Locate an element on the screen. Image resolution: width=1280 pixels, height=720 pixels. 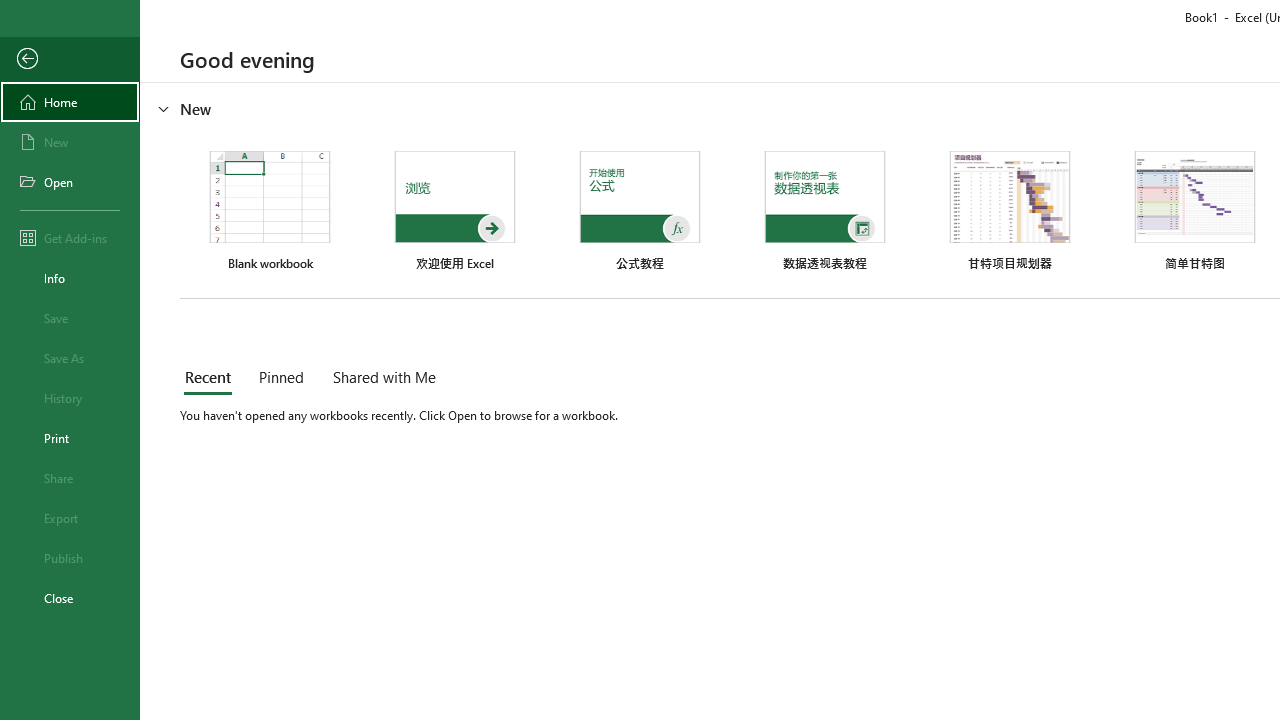
'Save As' is located at coordinates (69, 356).